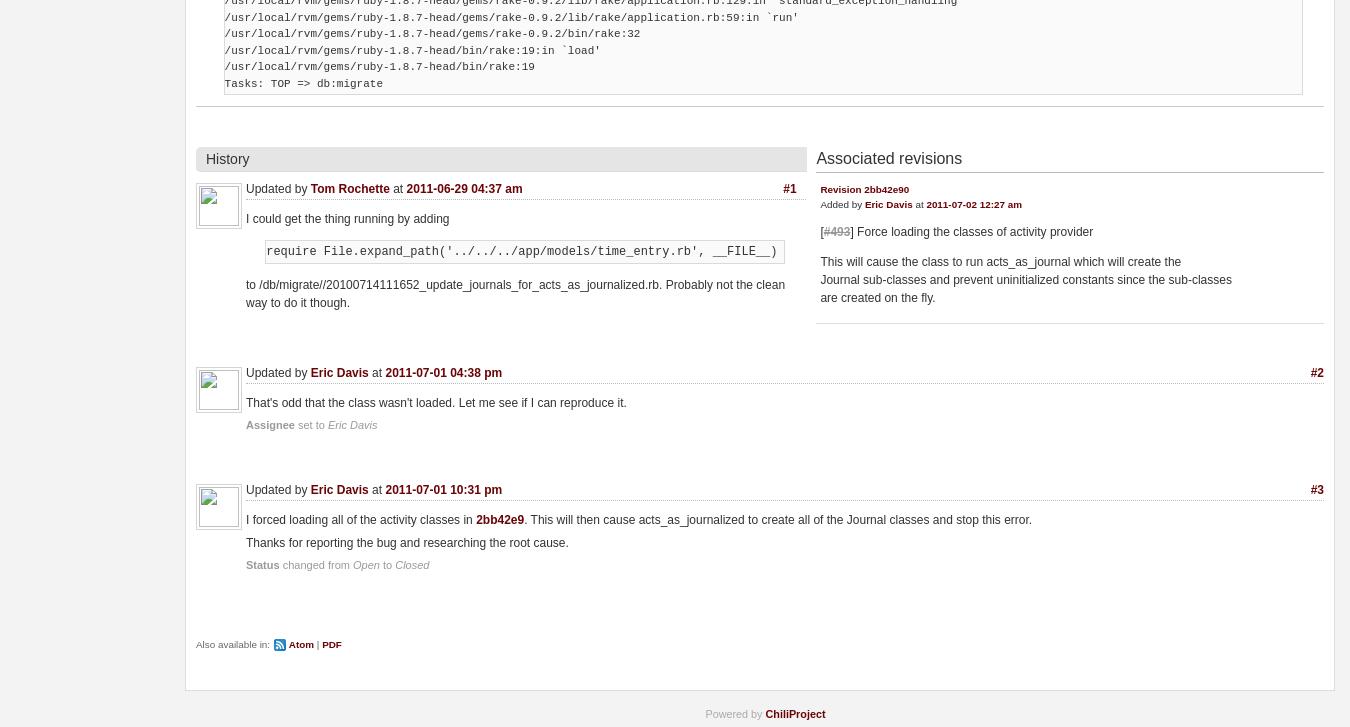  What do you see at coordinates (462, 189) in the screenshot?
I see `'2011-06-29 04:37 am'` at bounding box center [462, 189].